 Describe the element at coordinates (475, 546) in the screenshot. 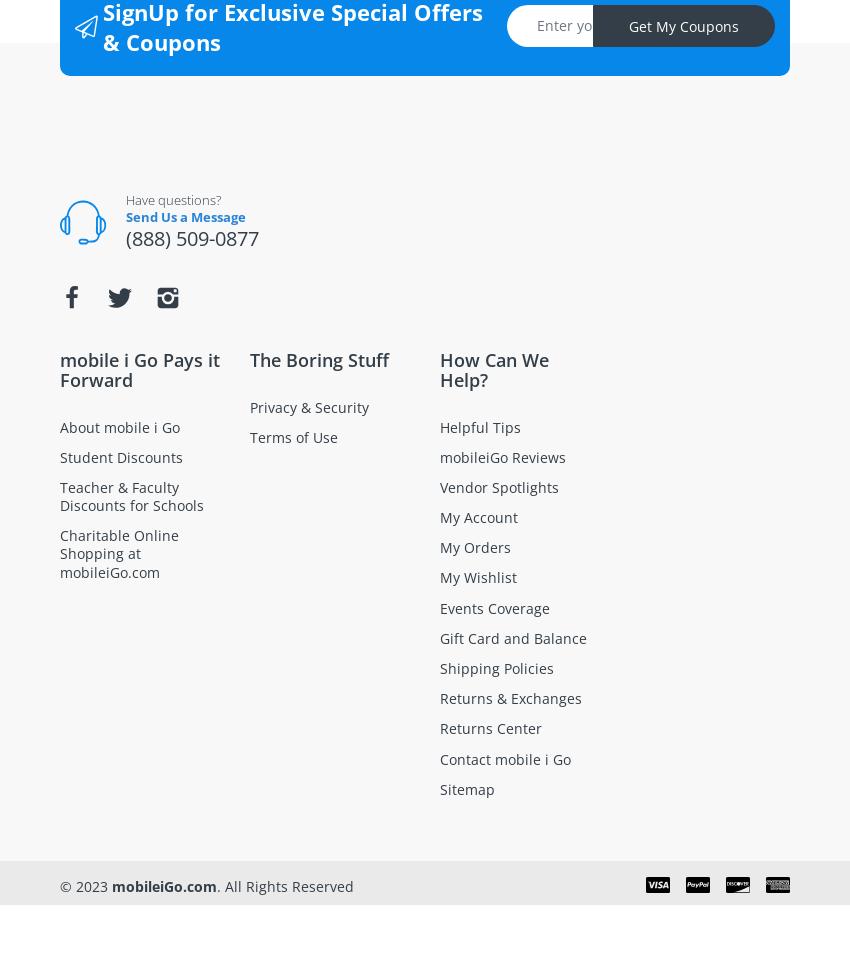

I see `'My Orders'` at that location.